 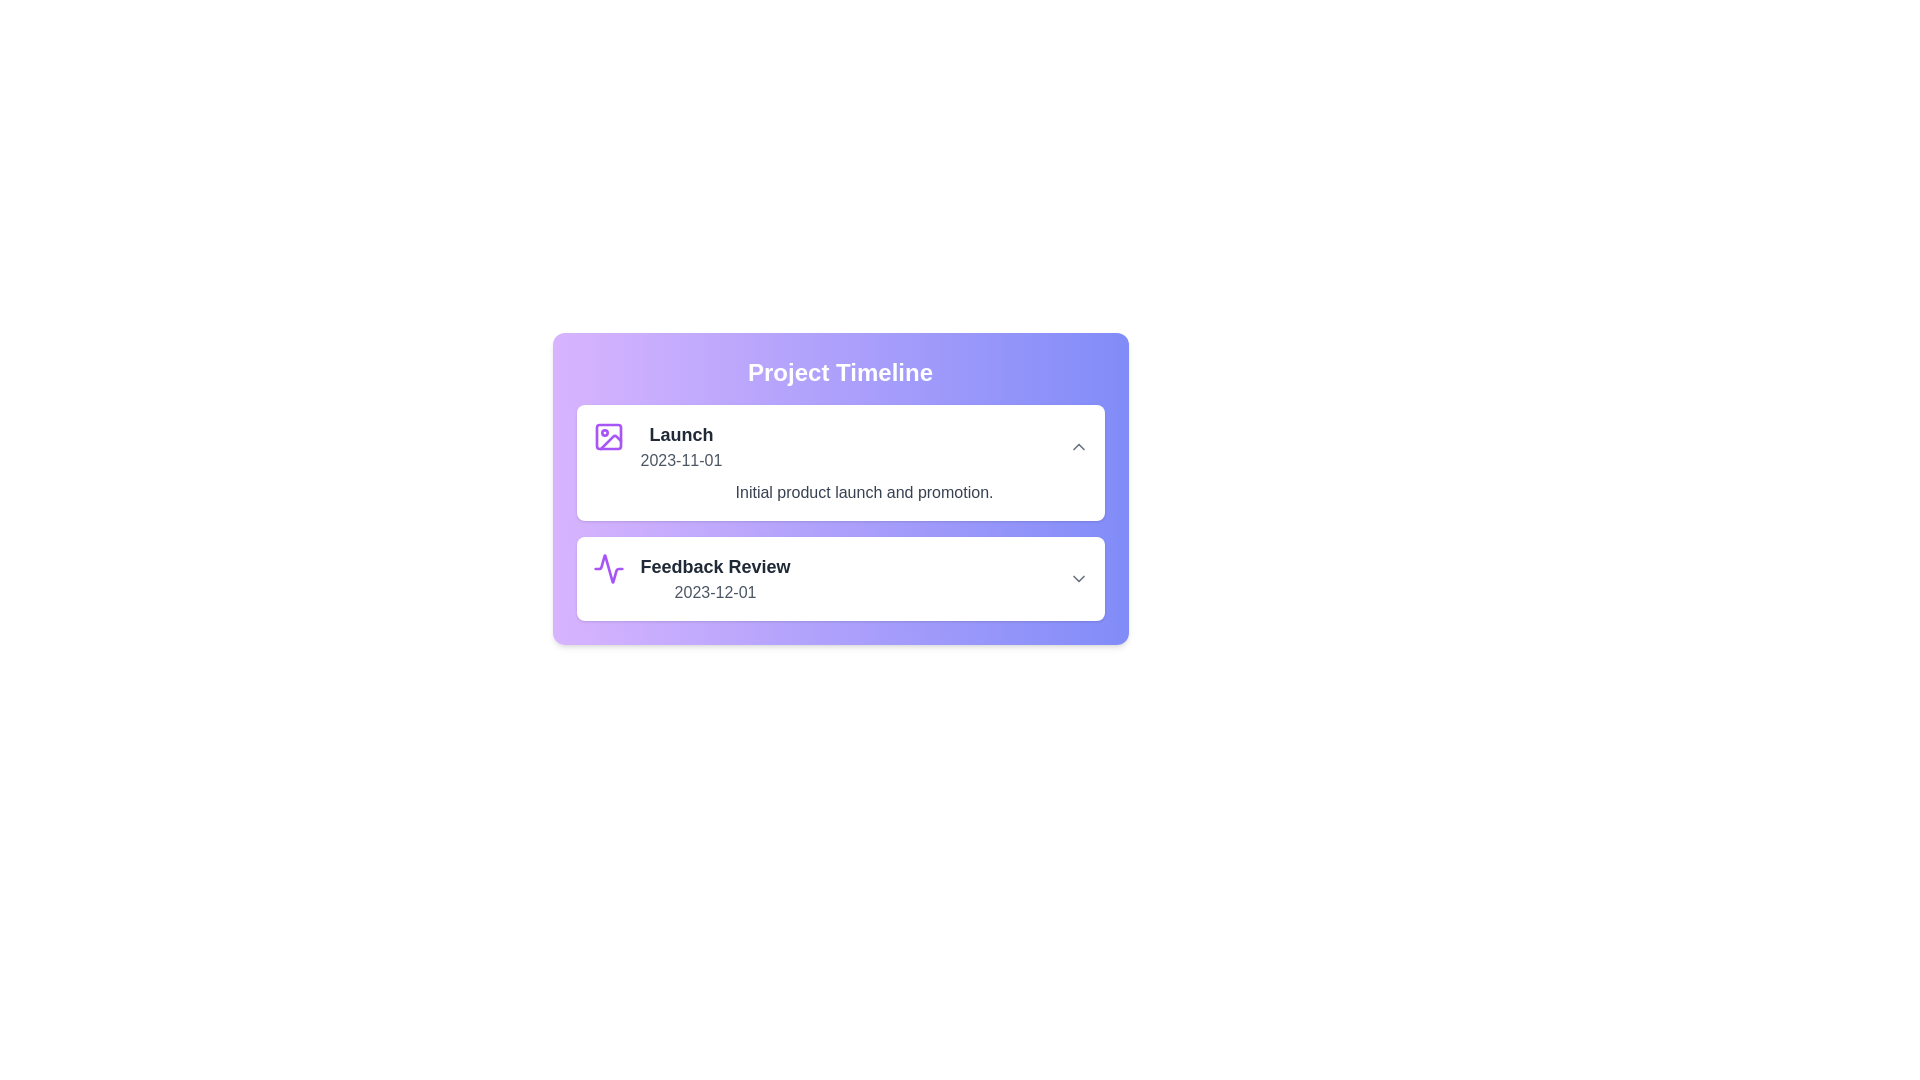 I want to click on text content displayed in the text label located directly below the 'Launch' text within the 'Project Timeline' section, so click(x=681, y=461).